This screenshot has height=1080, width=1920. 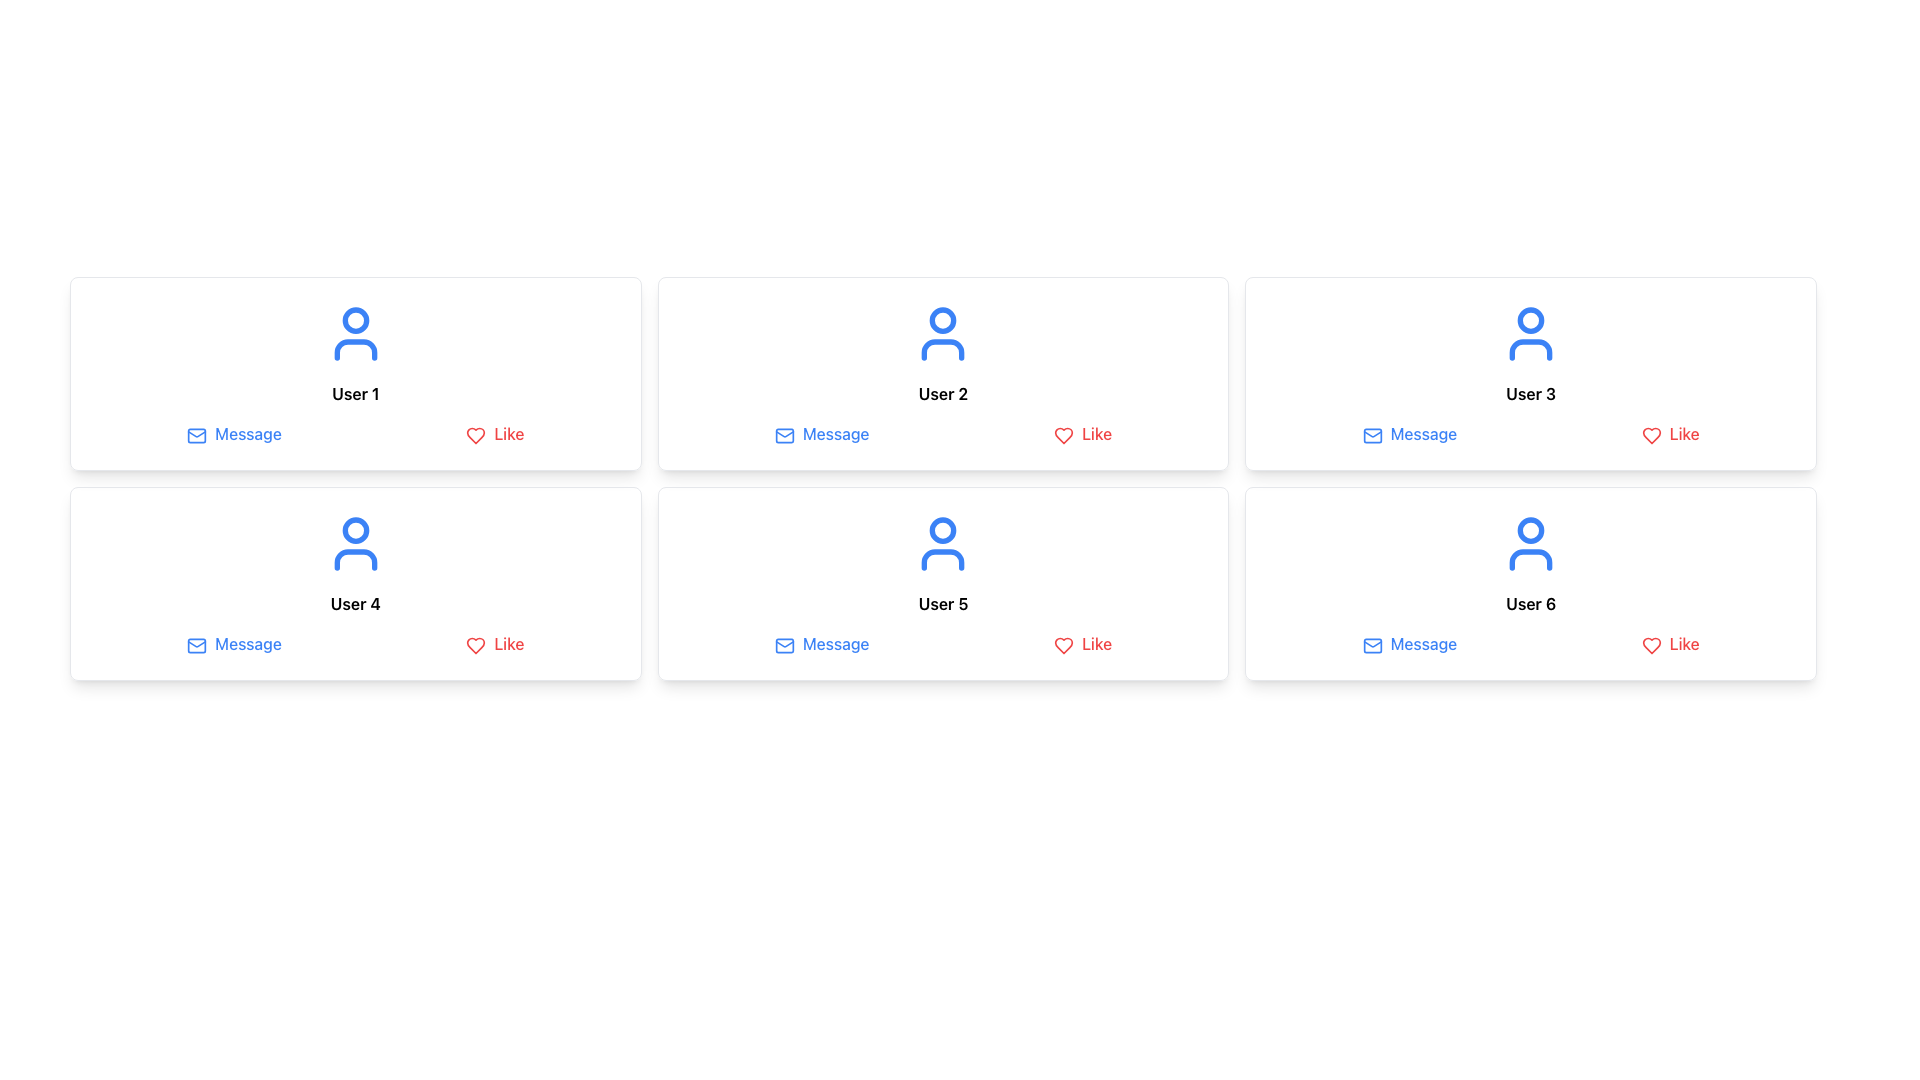 I want to click on the 'like' button located in the 'Like' section of 'User 3's profile card, so click(x=1670, y=433).